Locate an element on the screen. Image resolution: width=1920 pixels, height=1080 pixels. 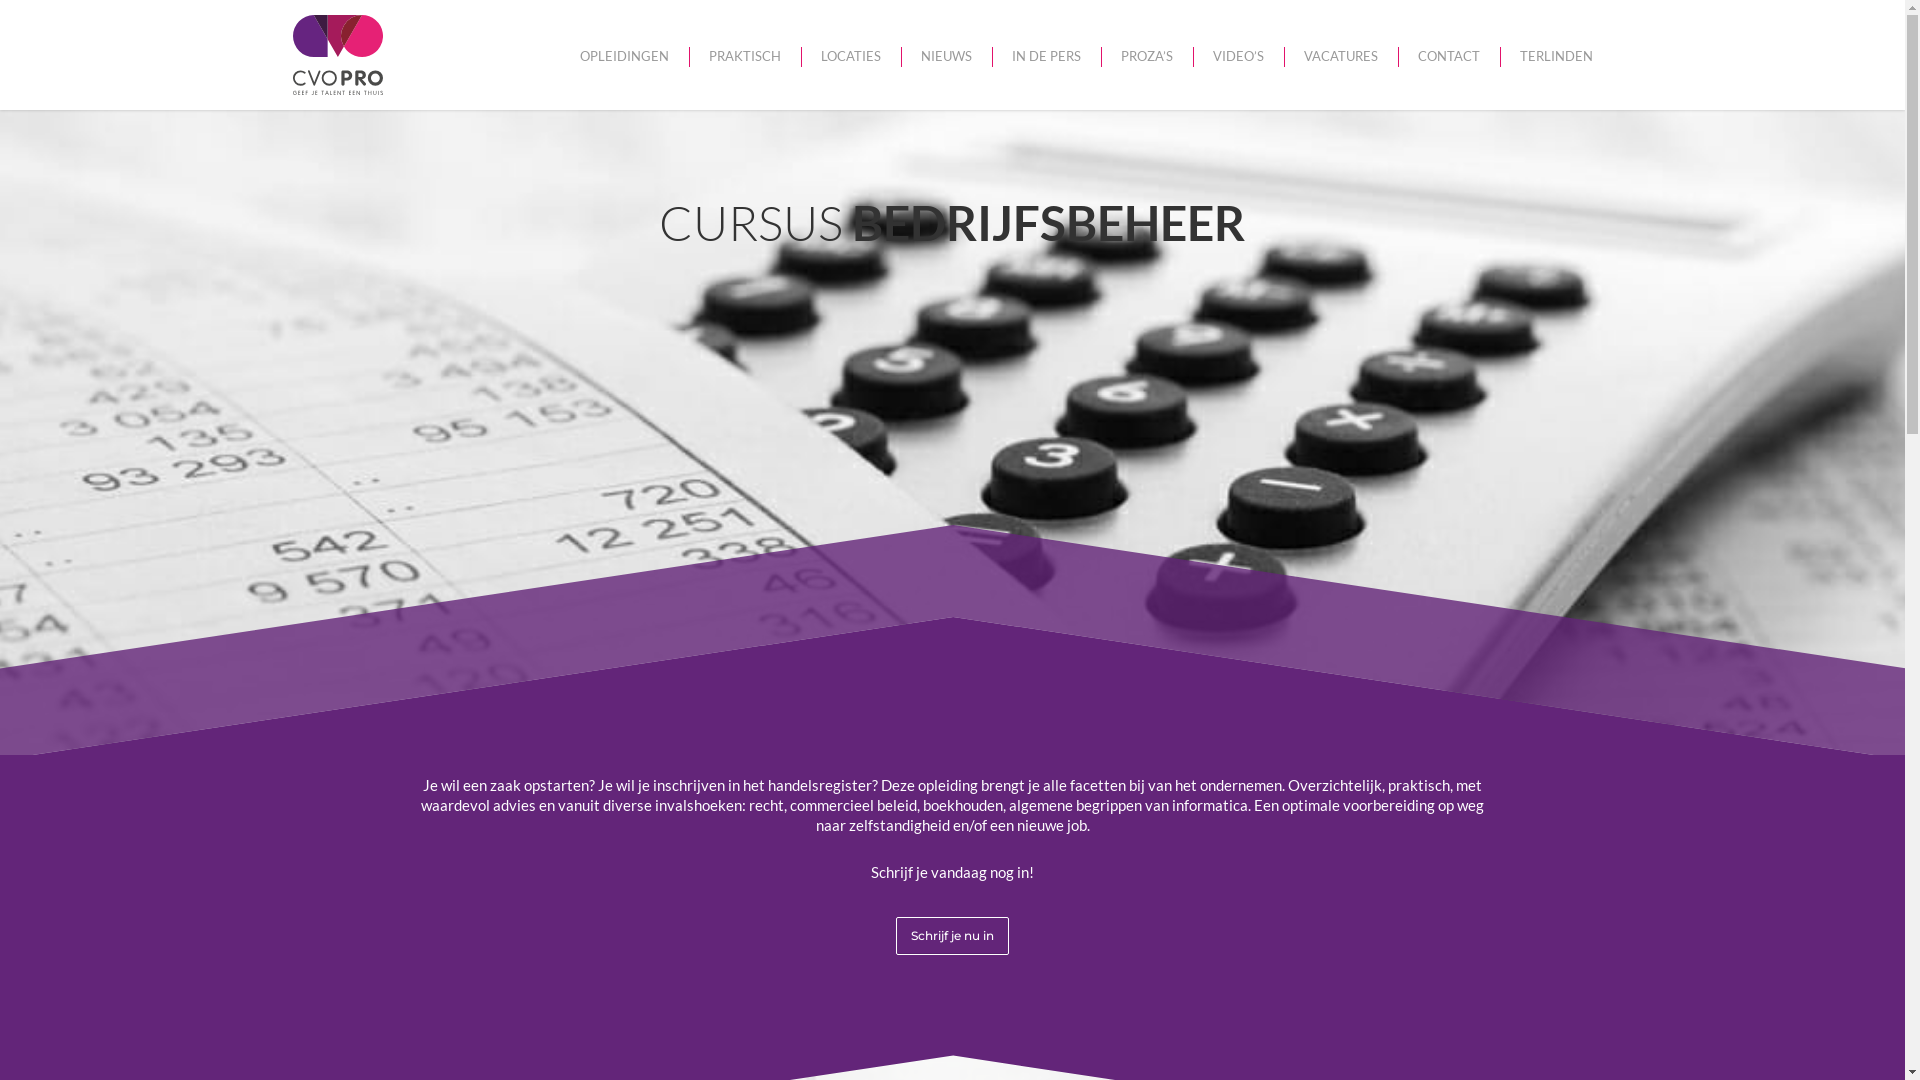
'CONTACT' is located at coordinates (1449, 53).